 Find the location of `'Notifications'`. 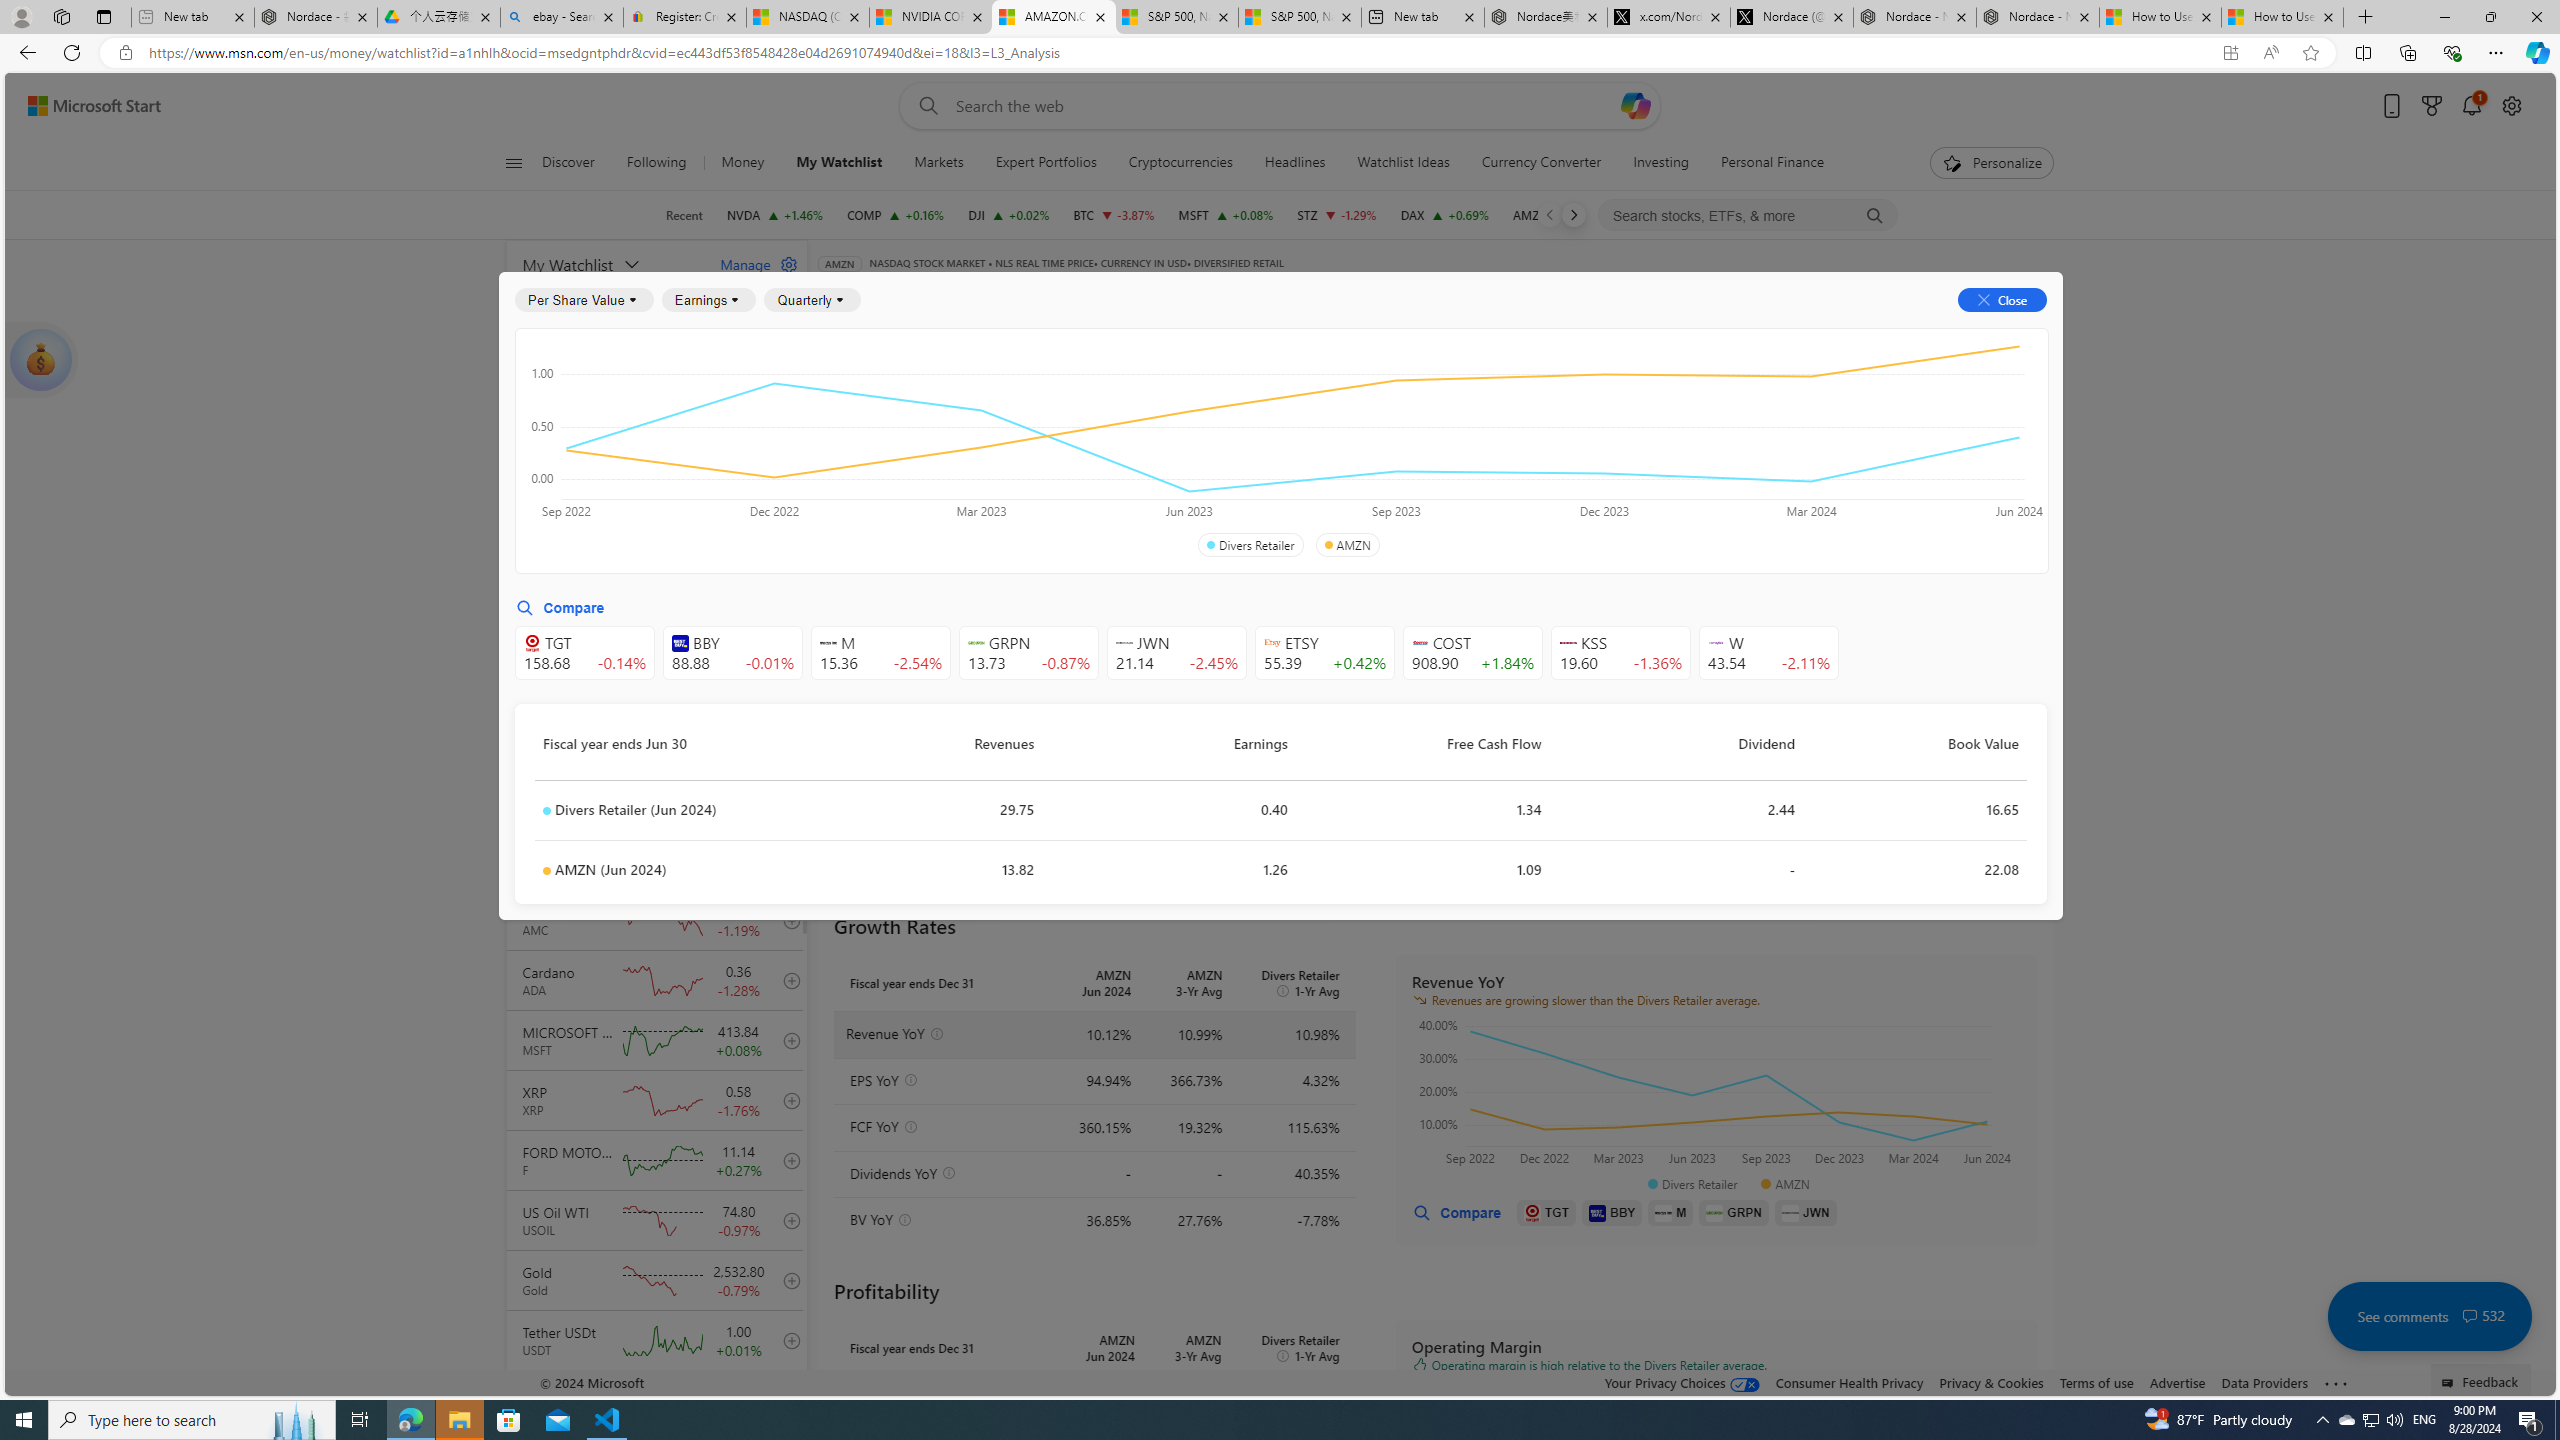

'Notifications' is located at coordinates (2470, 106).